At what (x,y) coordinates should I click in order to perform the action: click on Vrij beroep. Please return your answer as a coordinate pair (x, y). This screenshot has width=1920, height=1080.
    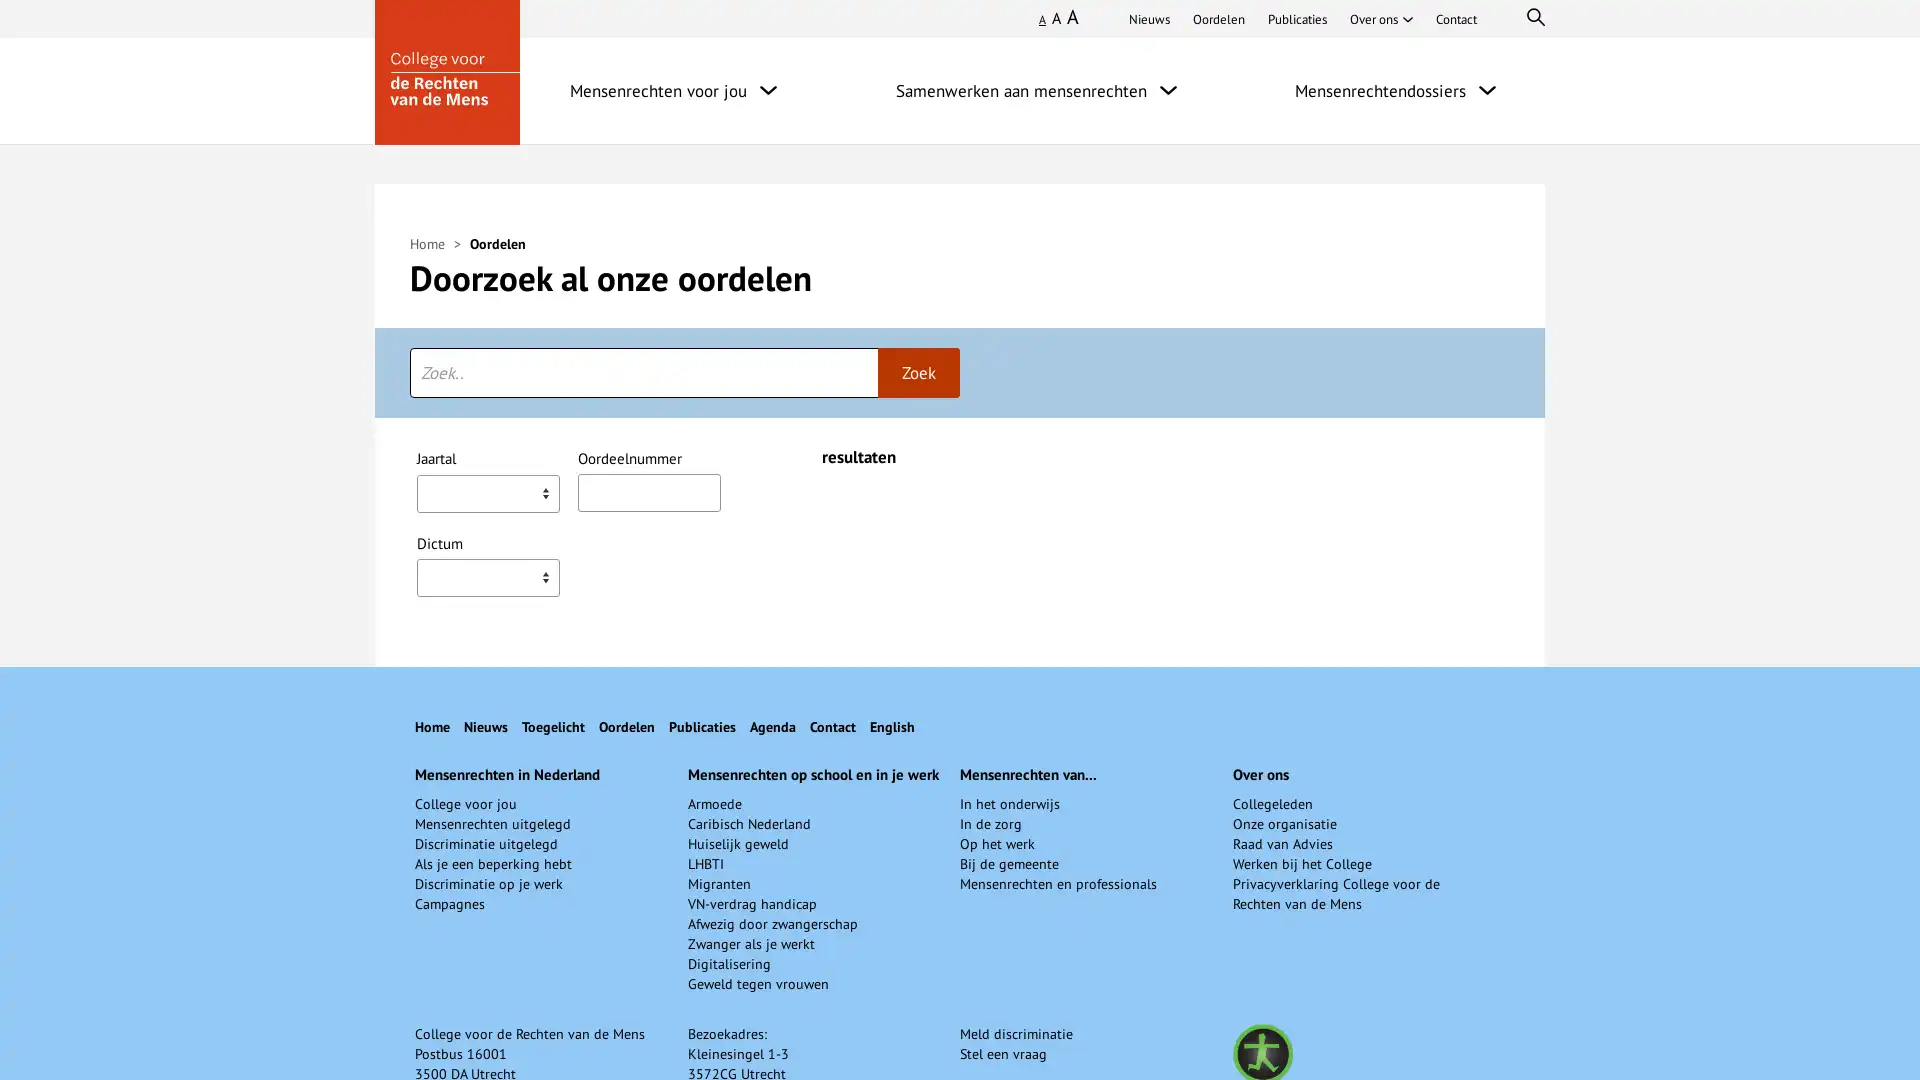
    Looking at the image, I should click on (1072, 608).